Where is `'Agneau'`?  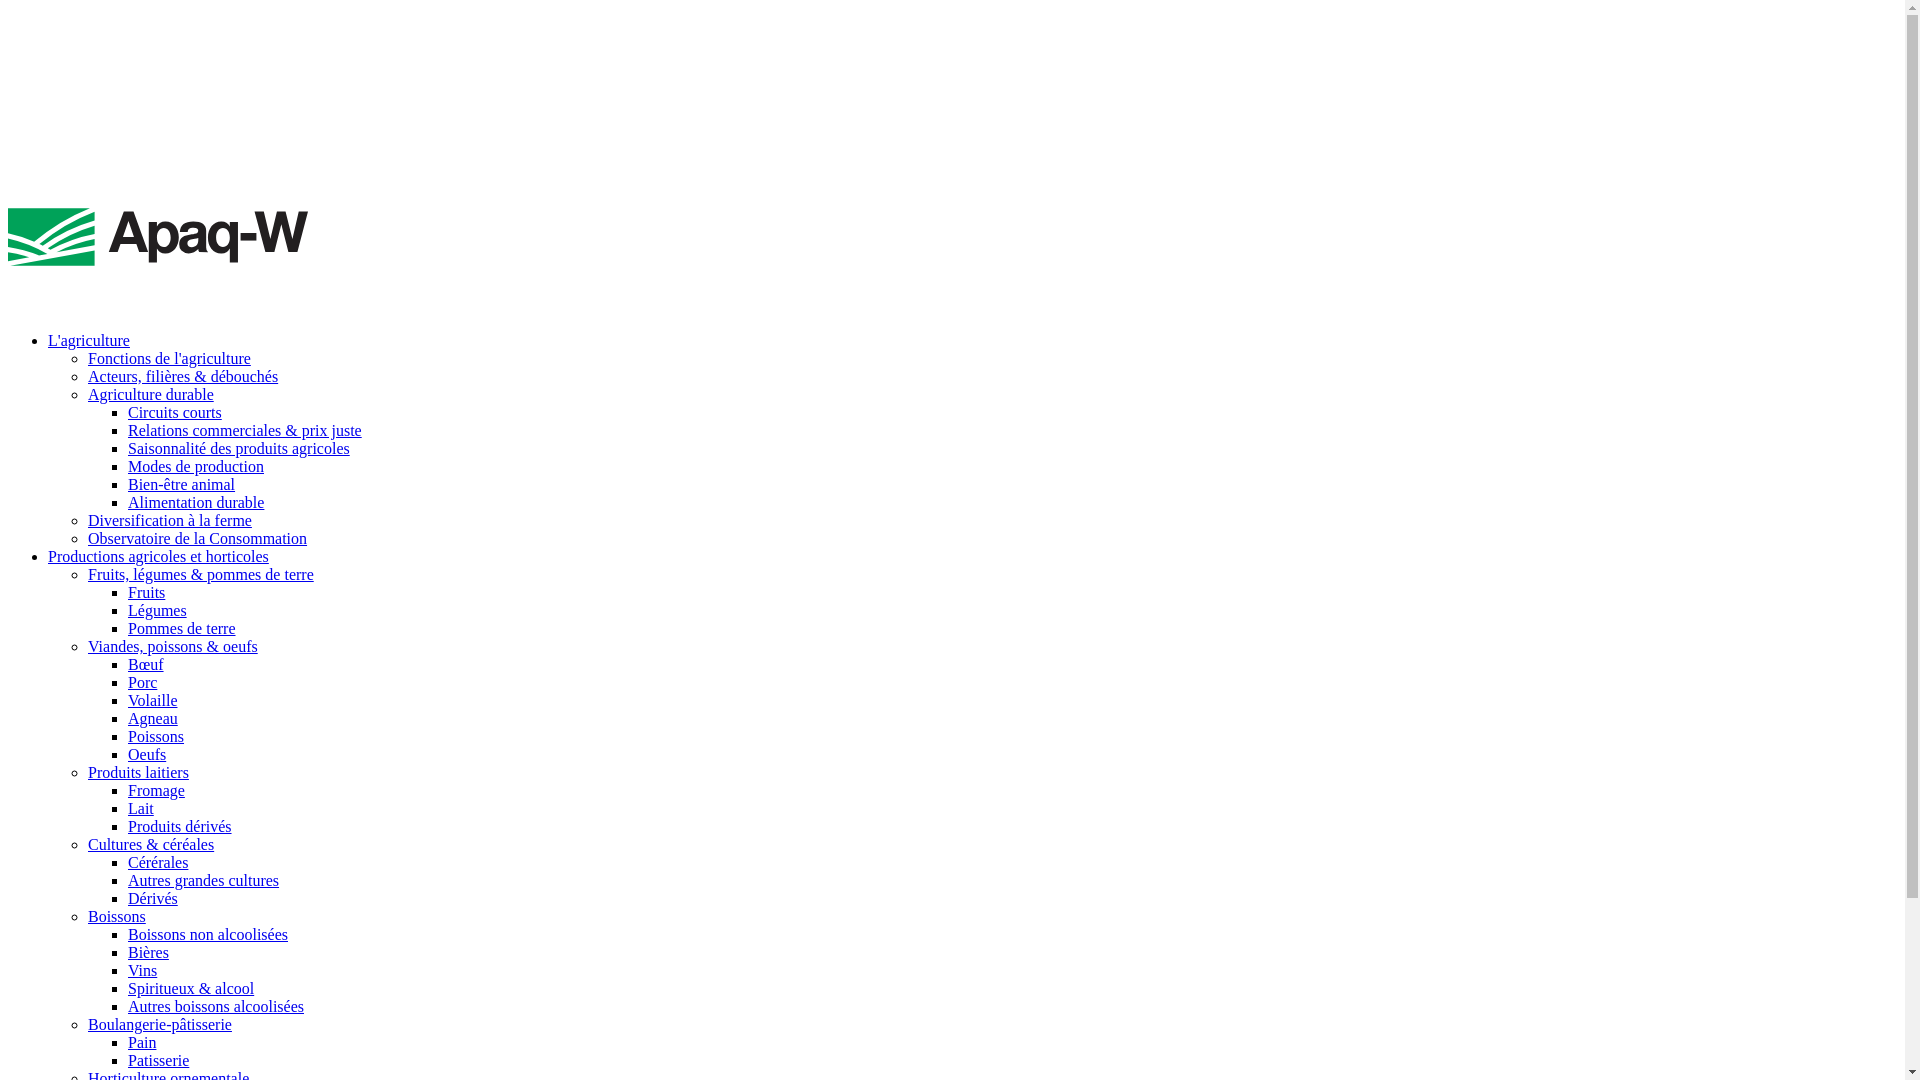
'Agneau' is located at coordinates (152, 717).